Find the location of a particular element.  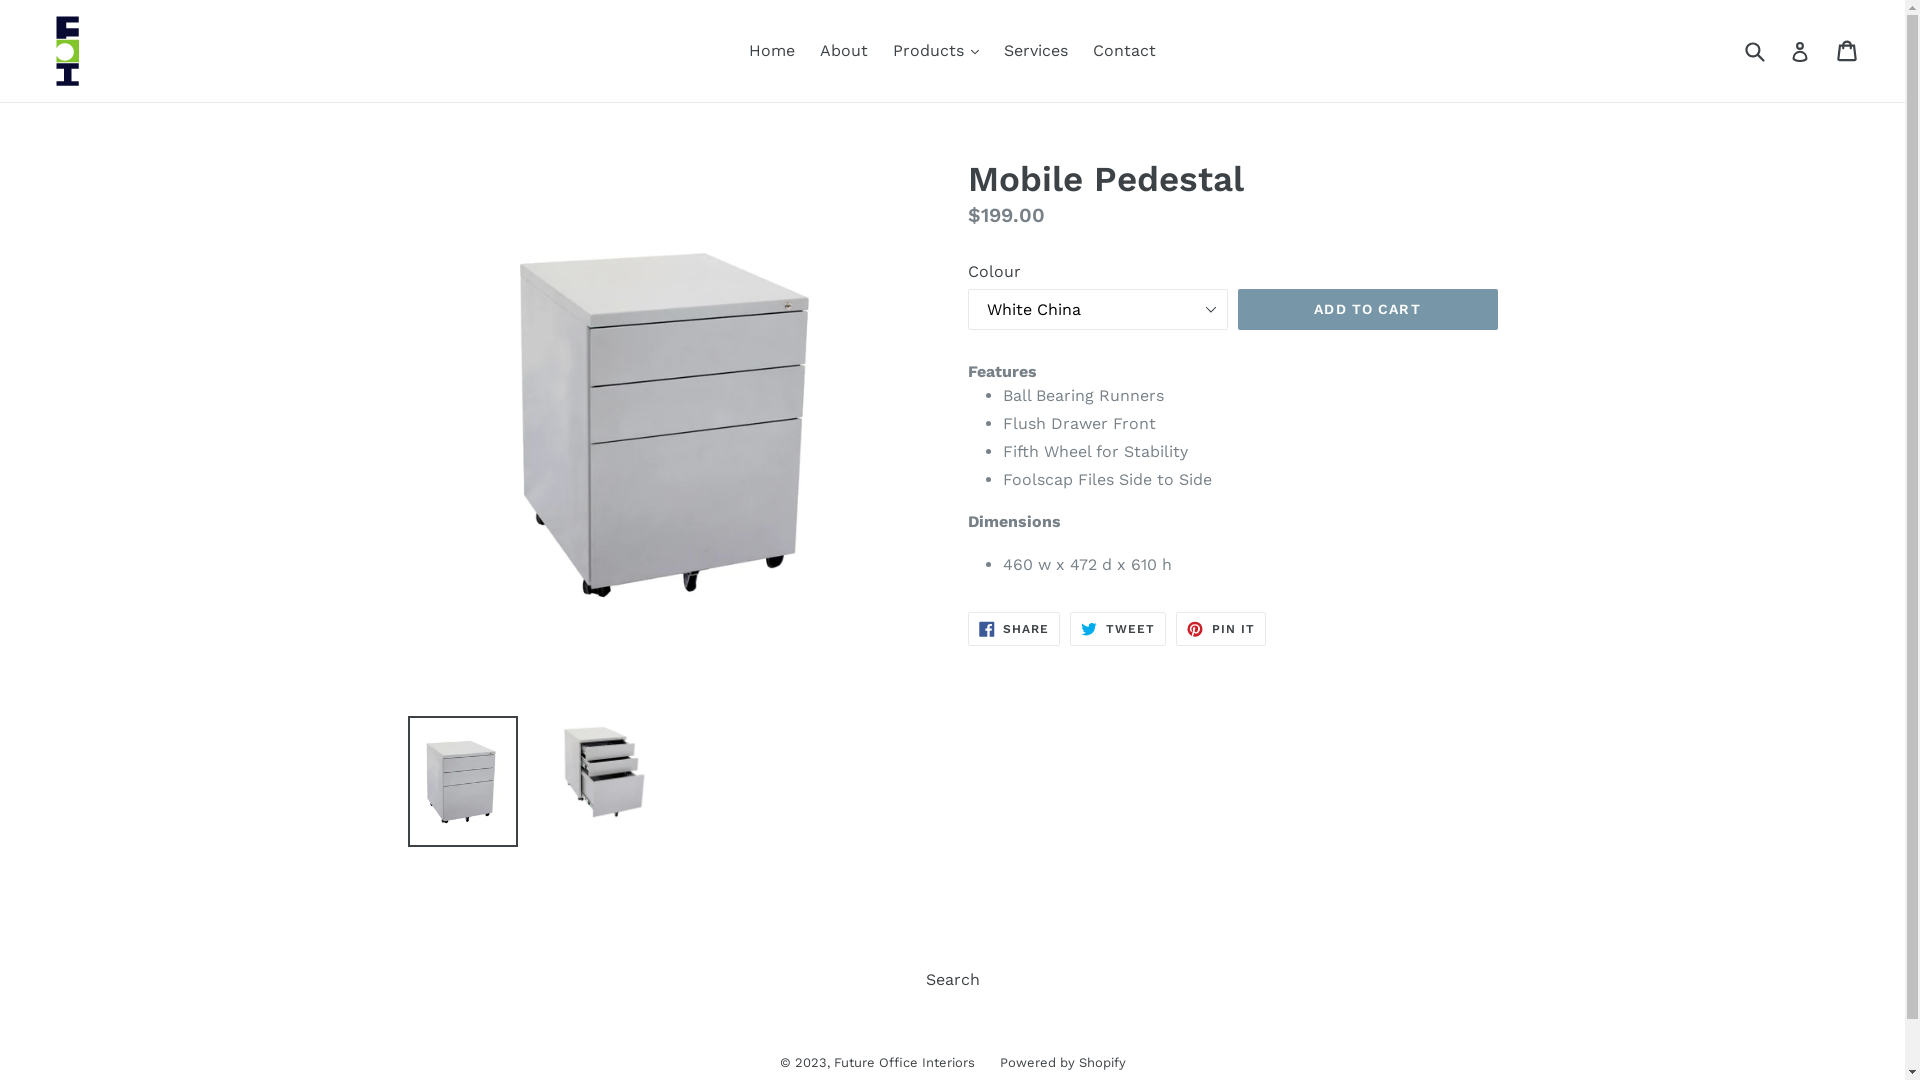

'Cart is located at coordinates (1847, 49).